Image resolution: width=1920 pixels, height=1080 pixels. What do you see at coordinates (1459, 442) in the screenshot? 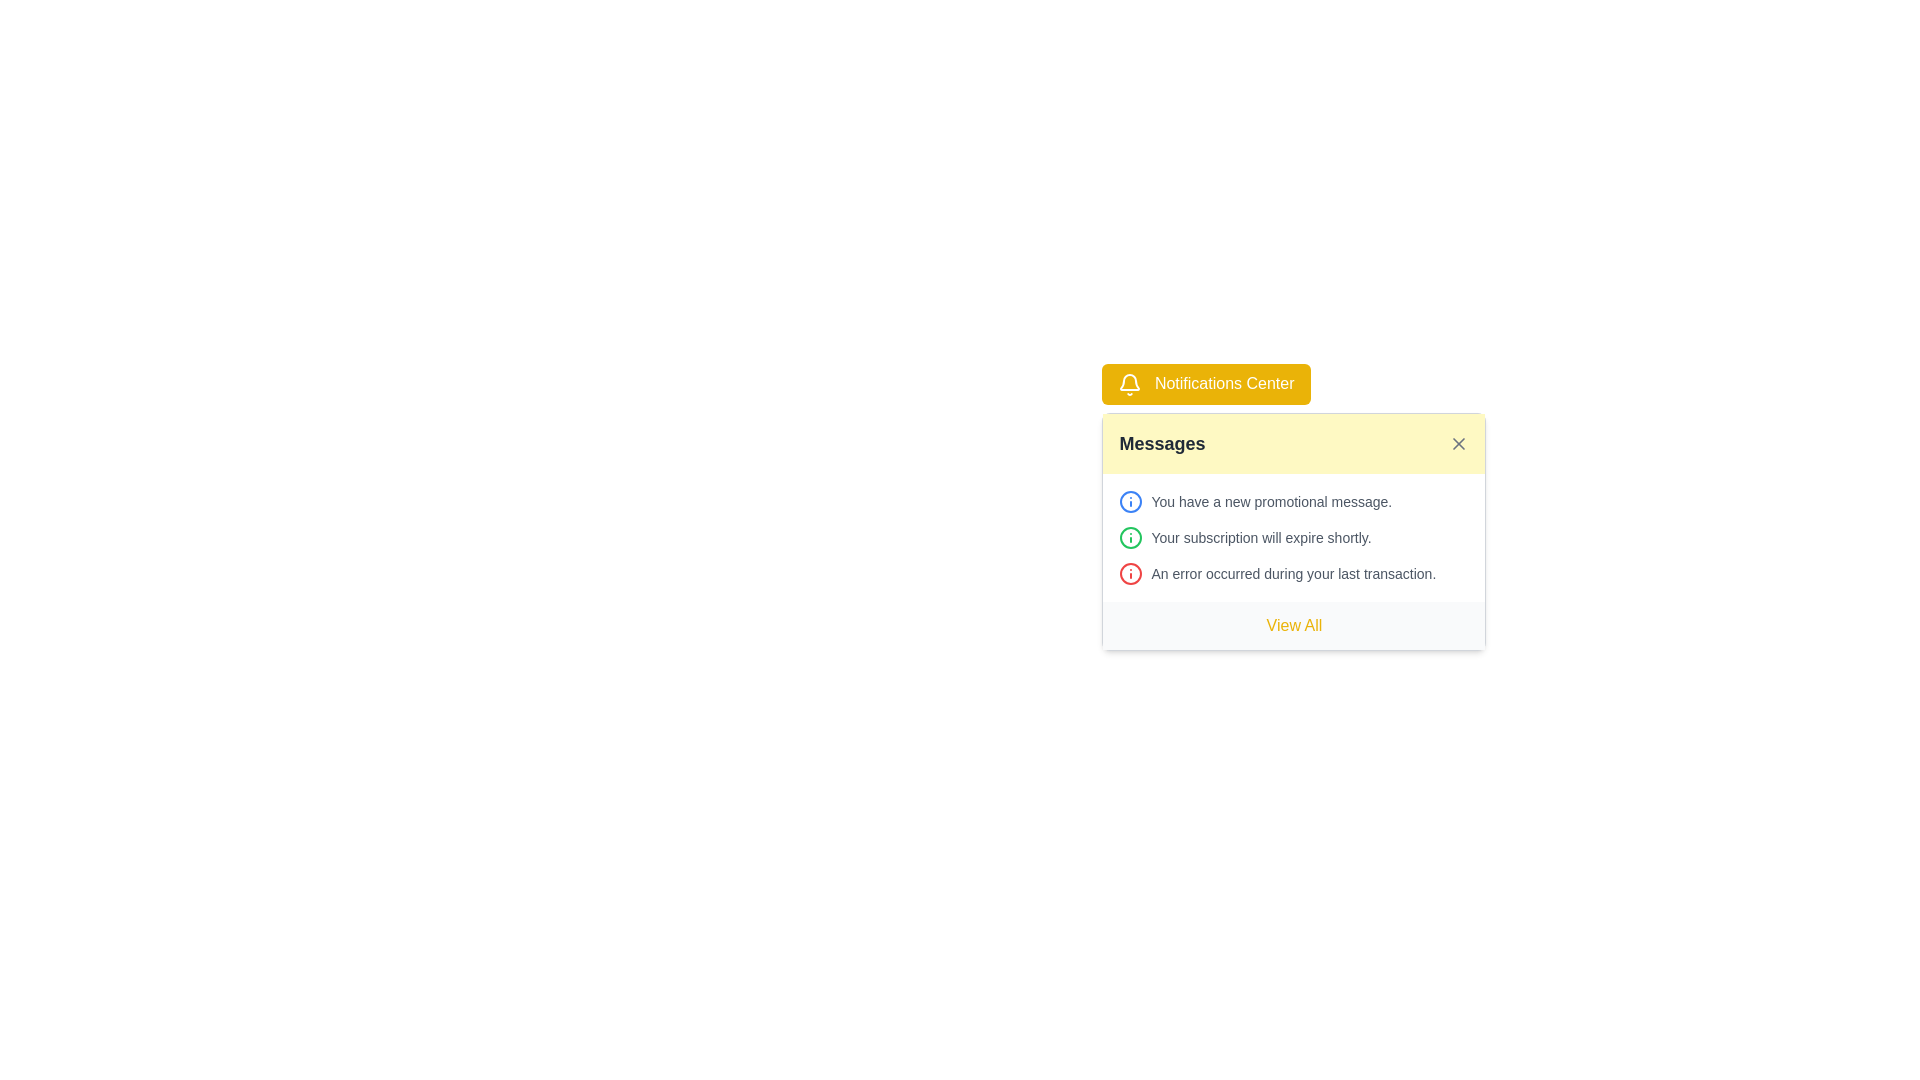
I see `the close button located at the top-right corner of the notification panel` at bounding box center [1459, 442].